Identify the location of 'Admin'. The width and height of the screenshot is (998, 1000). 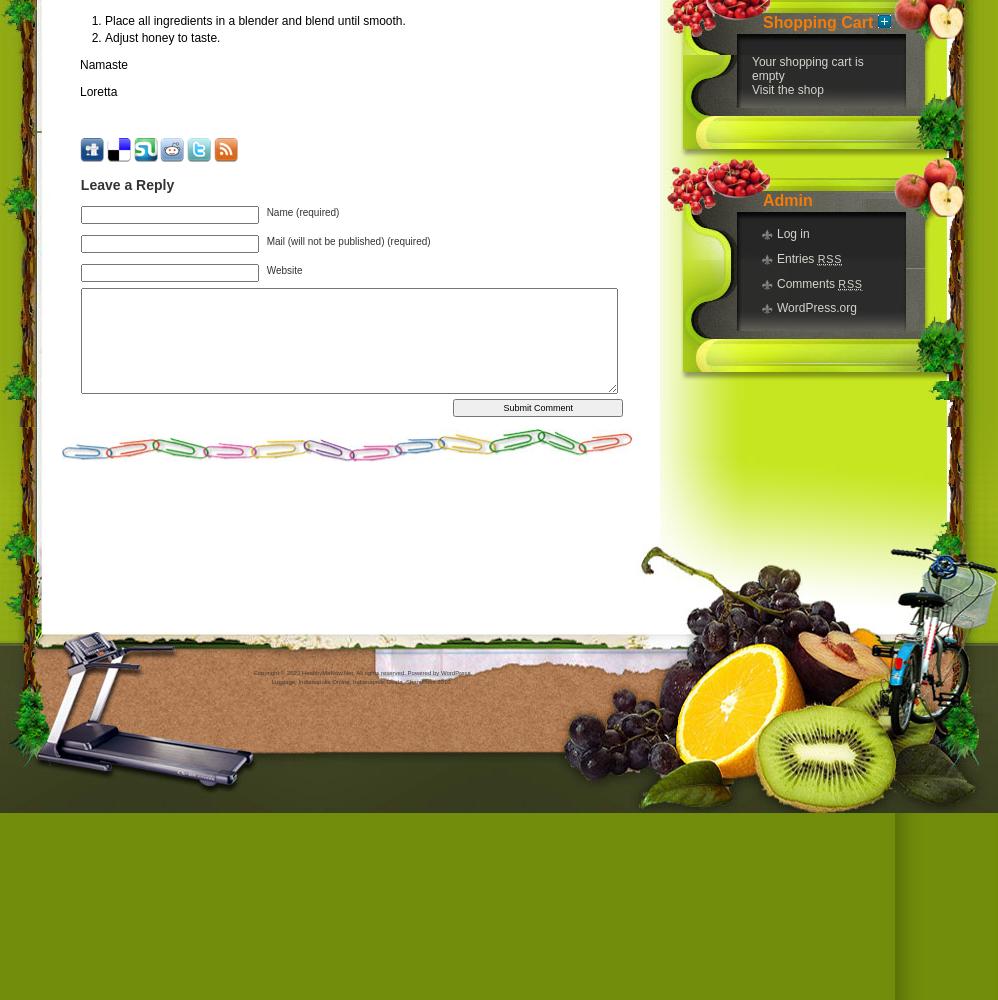
(761, 198).